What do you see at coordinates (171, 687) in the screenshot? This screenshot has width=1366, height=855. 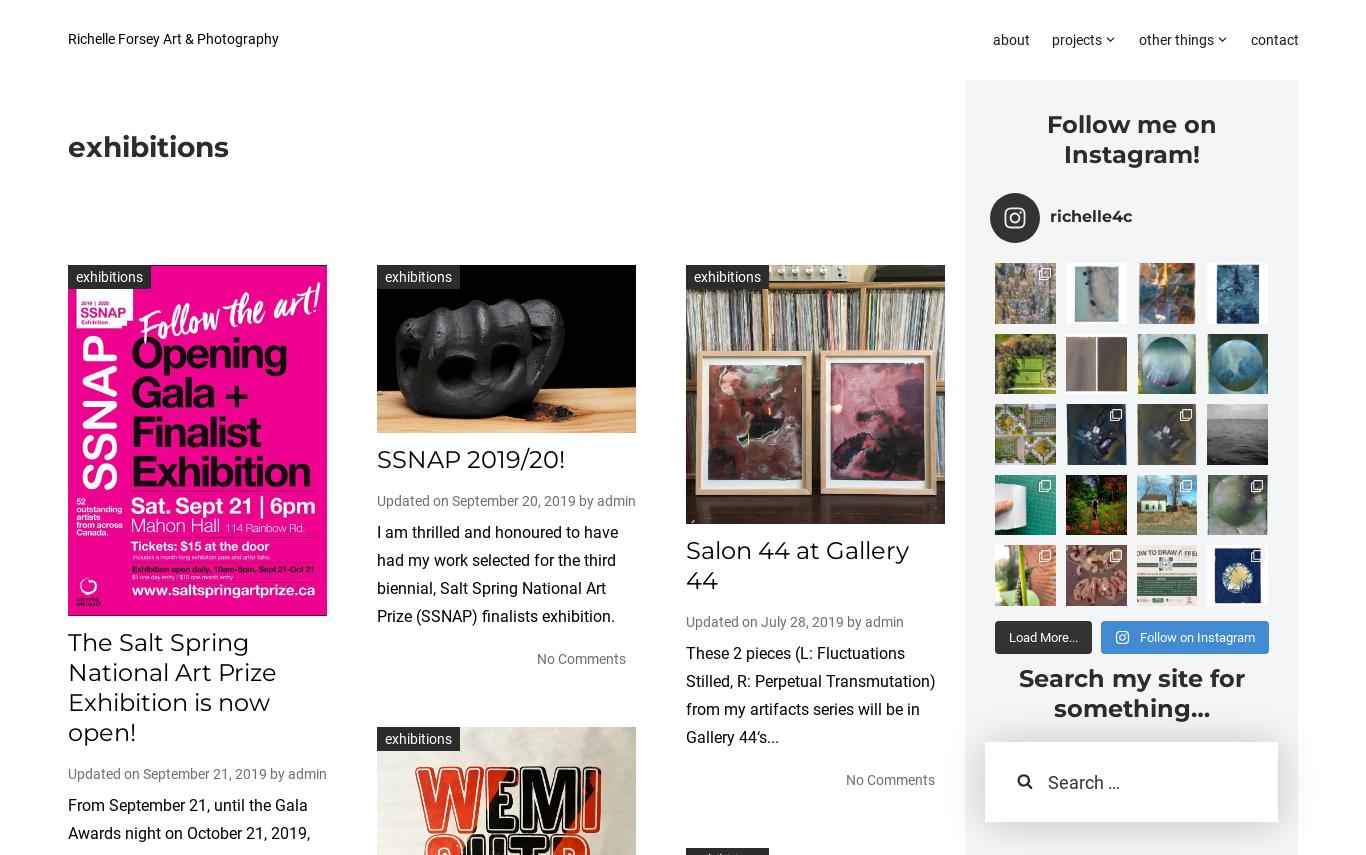 I see `'The Salt Spring National Art Prize Exhibition is now open!'` at bounding box center [171, 687].